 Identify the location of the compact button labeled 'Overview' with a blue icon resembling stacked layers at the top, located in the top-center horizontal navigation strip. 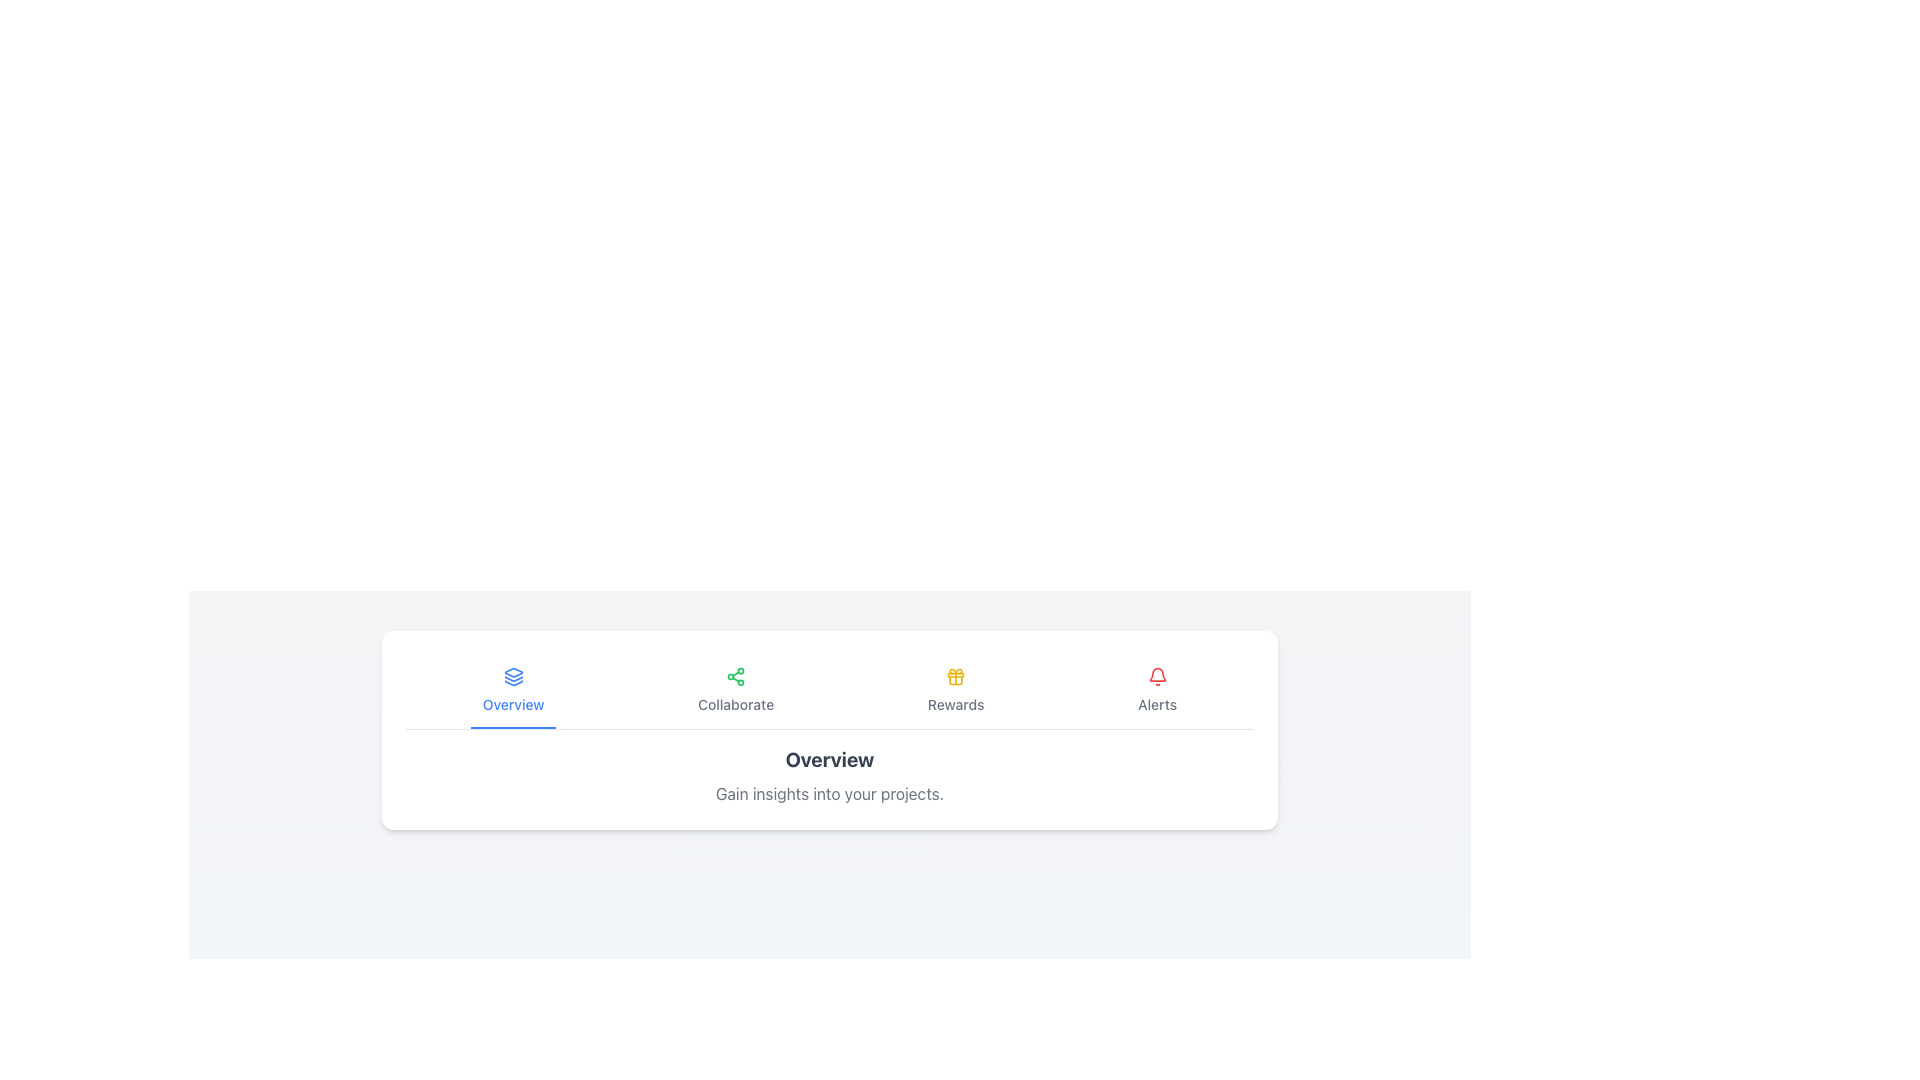
(513, 690).